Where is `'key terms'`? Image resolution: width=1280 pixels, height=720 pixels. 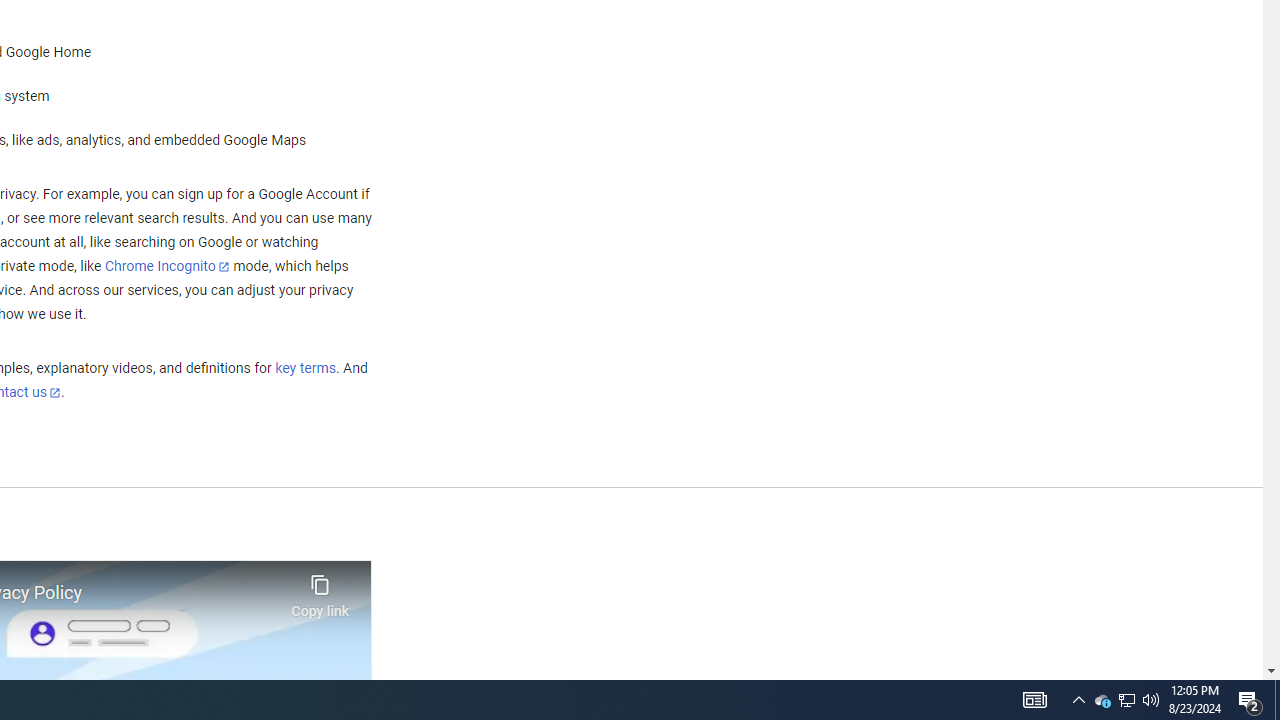 'key terms' is located at coordinates (304, 368).